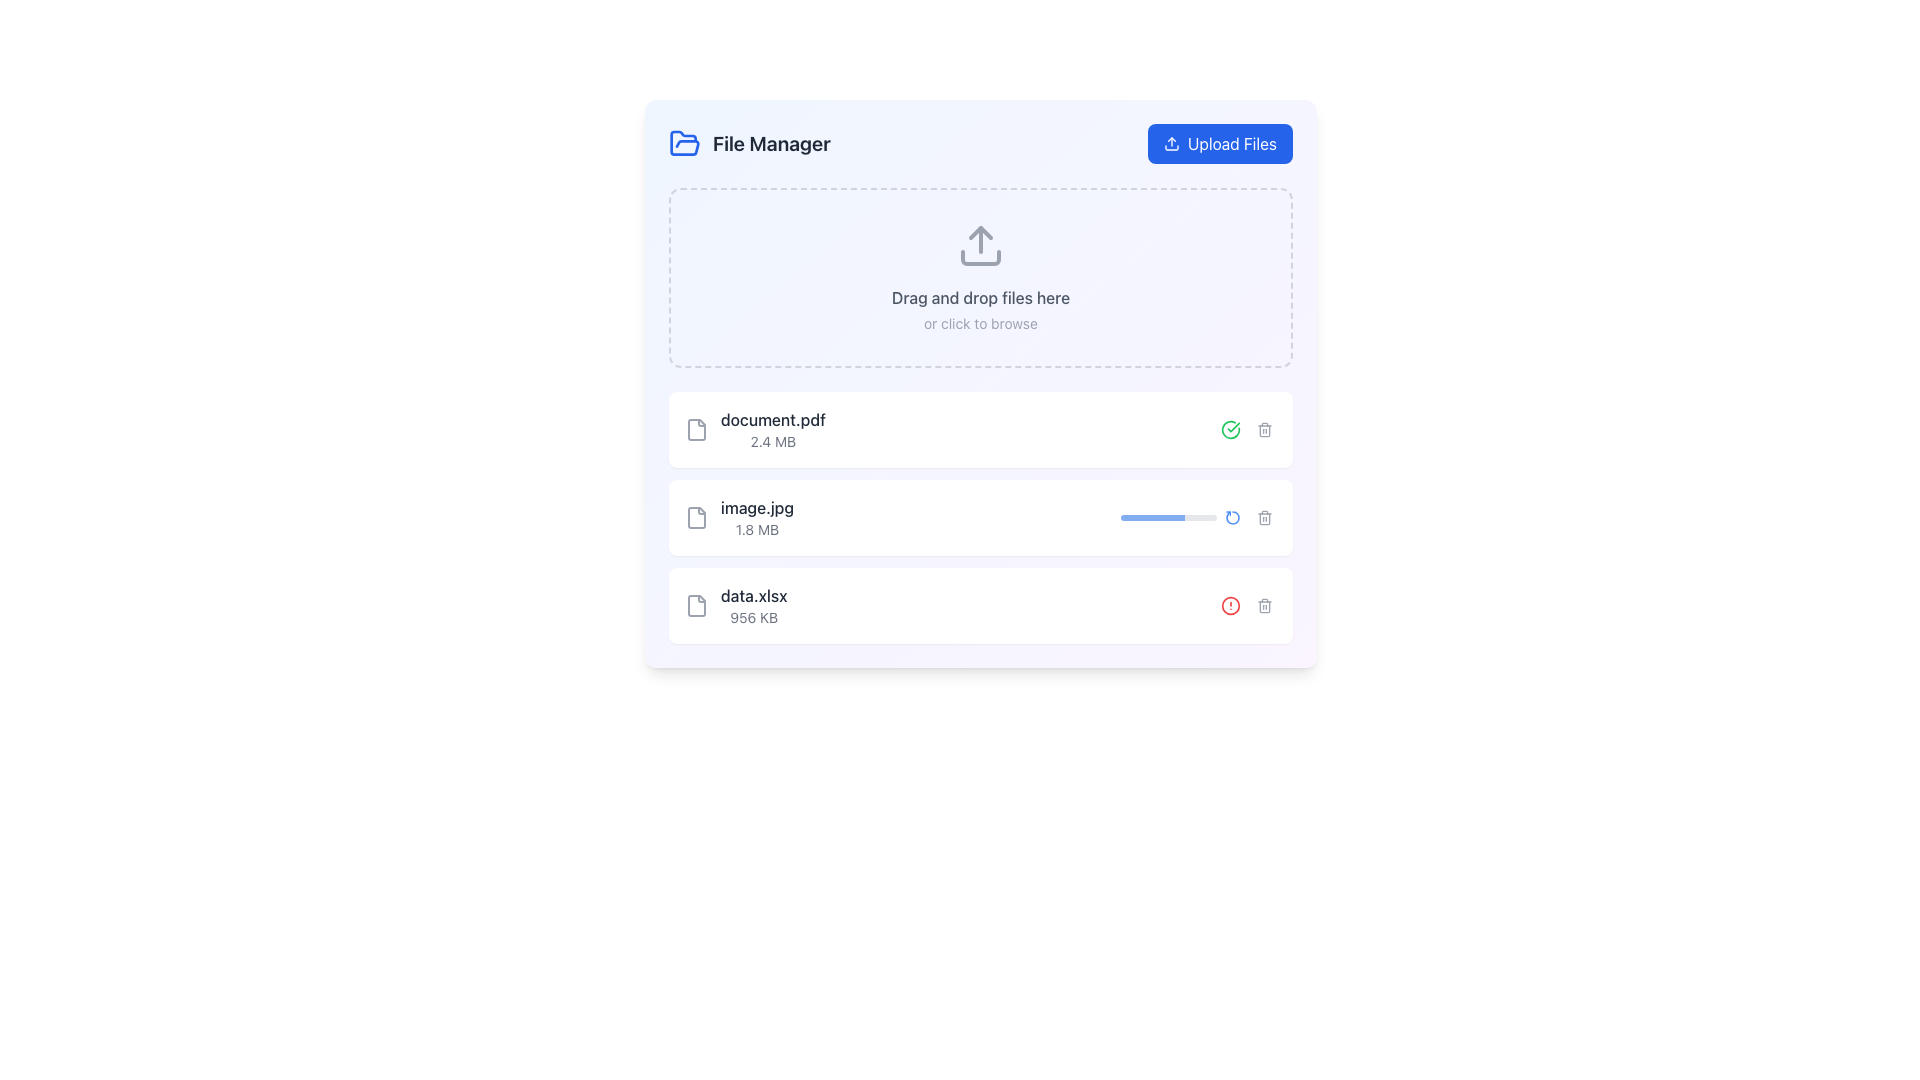  I want to click on the file entry for 'data.xlsx' in the File Manager, so click(980, 604).